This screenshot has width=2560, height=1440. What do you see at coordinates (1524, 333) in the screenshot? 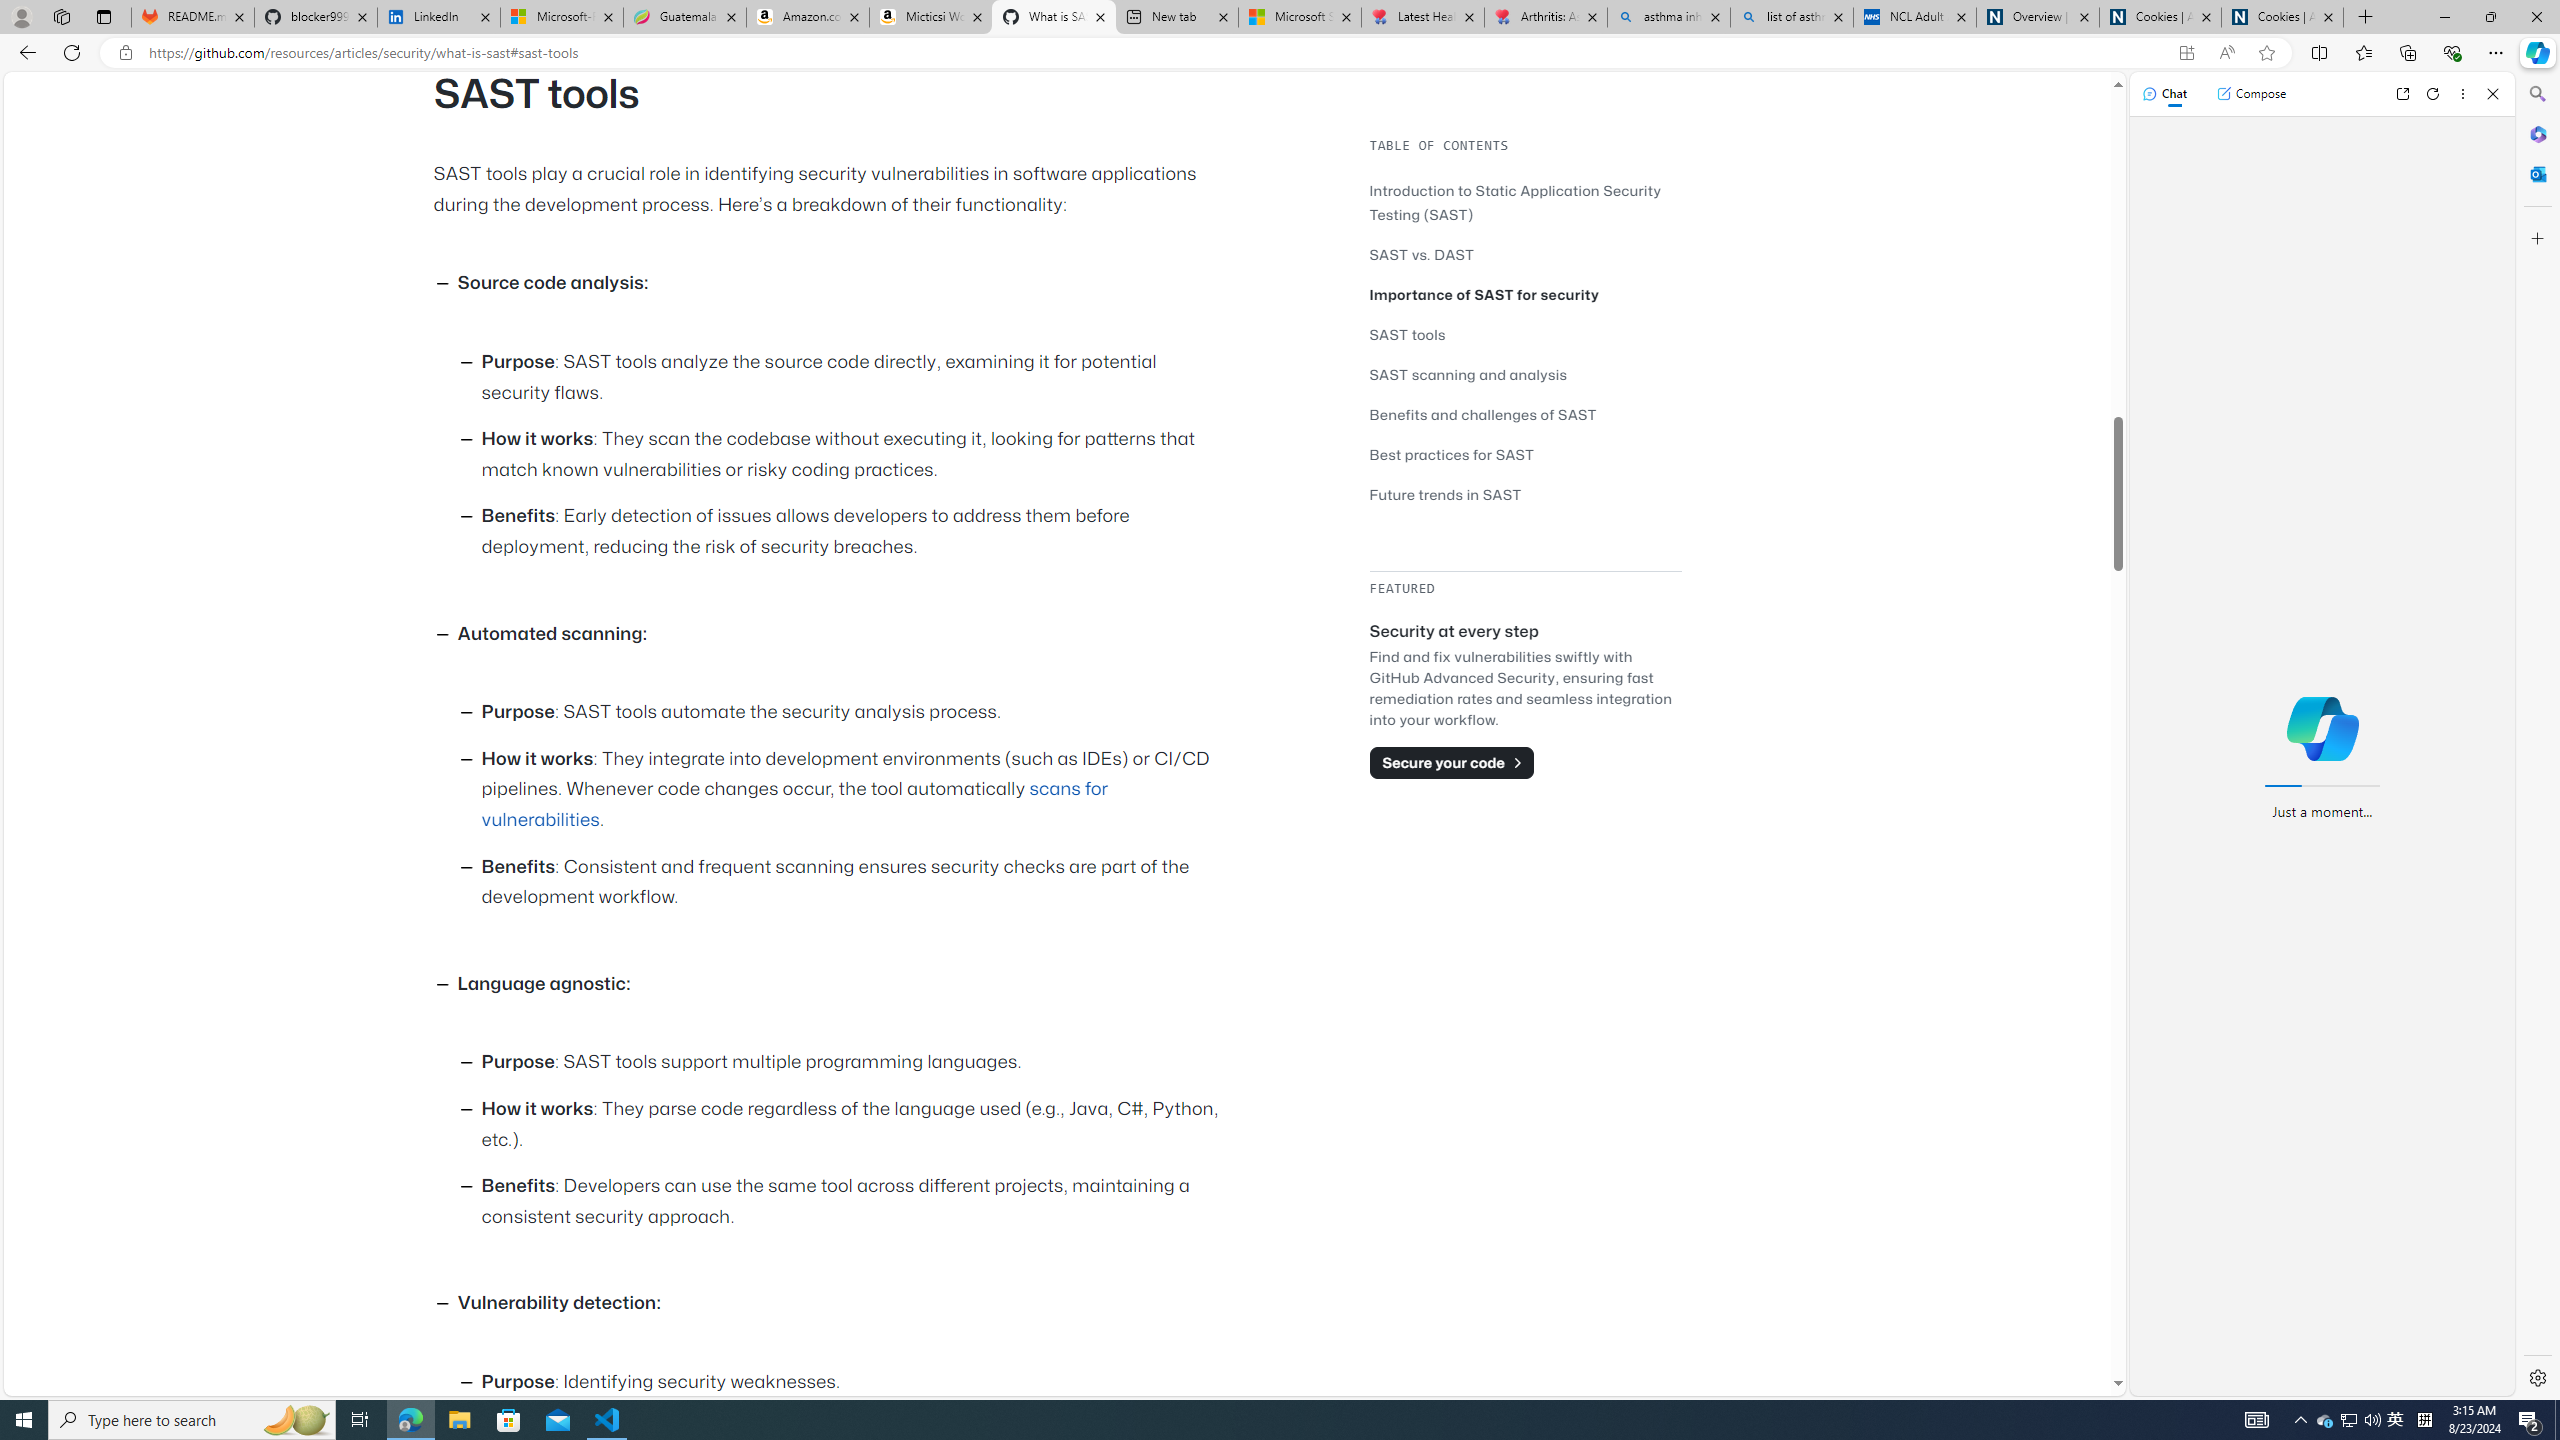
I see `'SAST tools'` at bounding box center [1524, 333].